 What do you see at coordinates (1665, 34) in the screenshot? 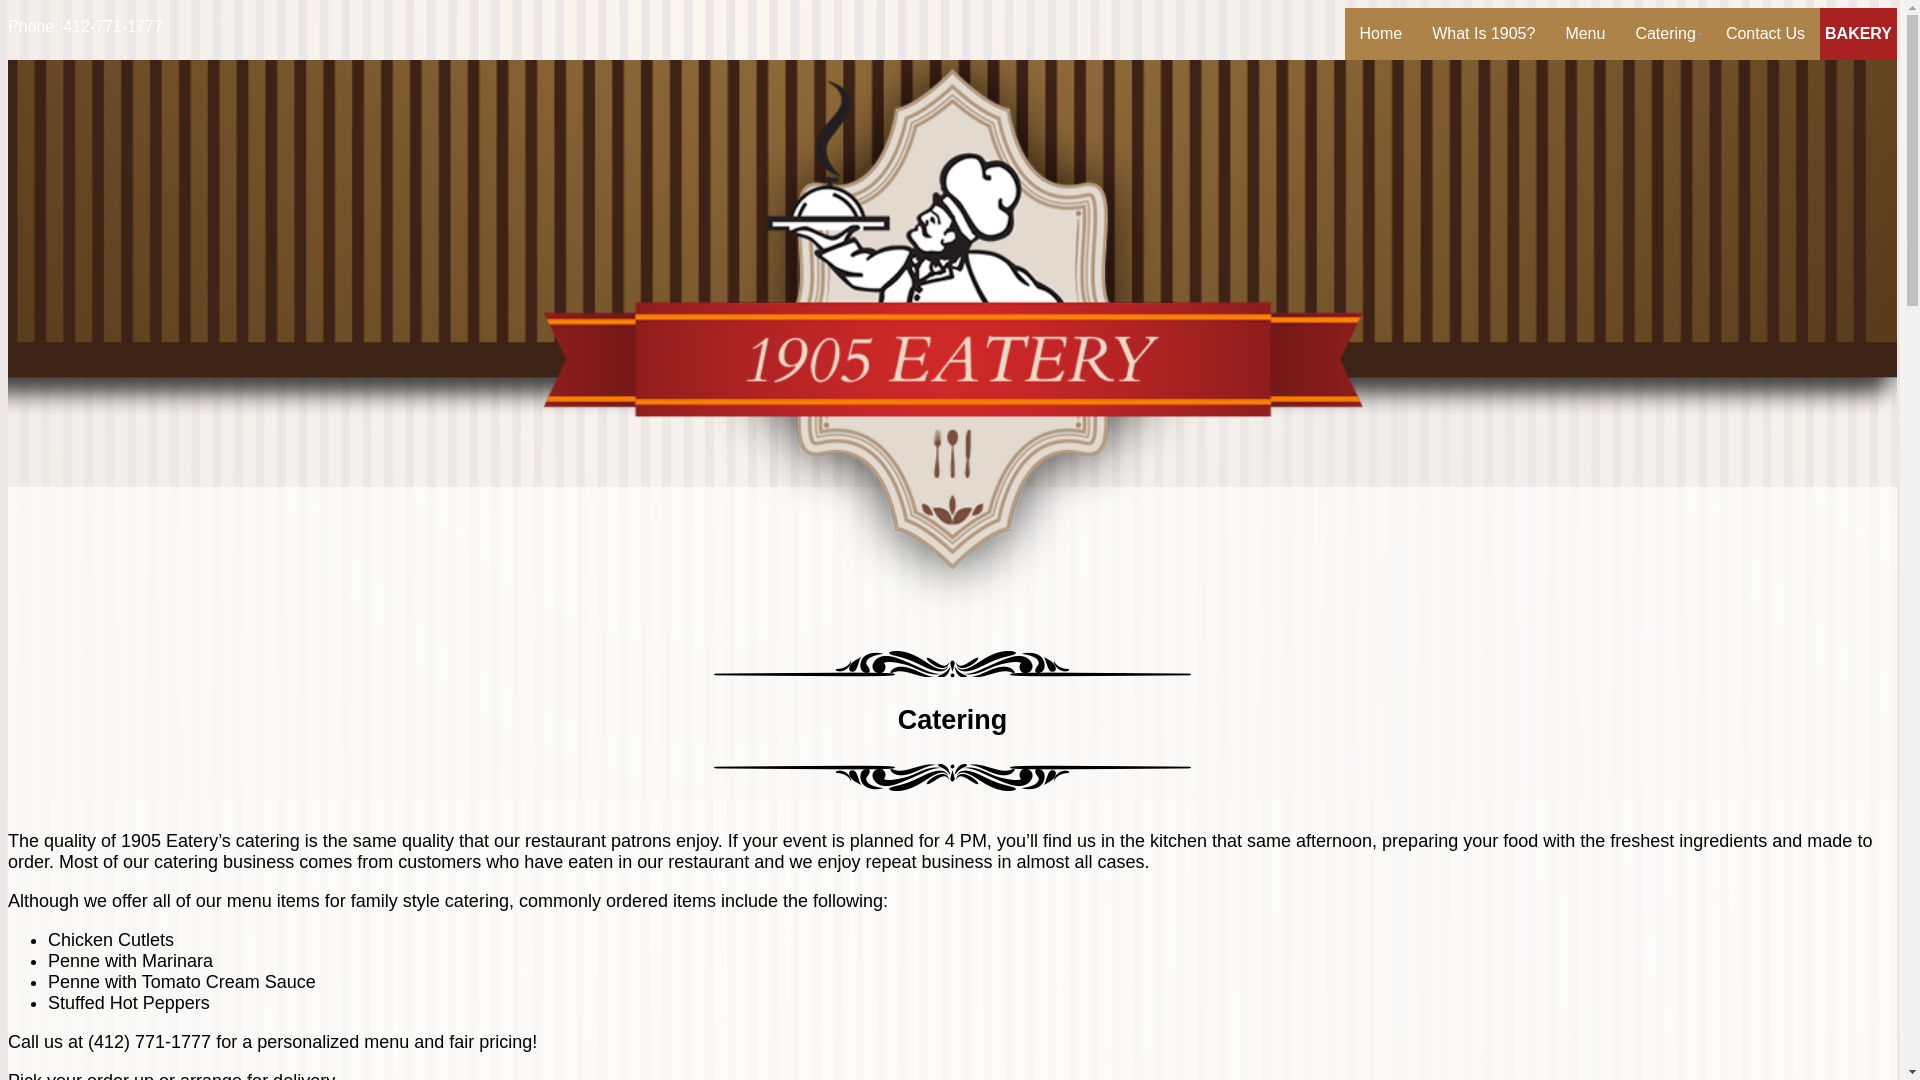
I see `'Catering'` at bounding box center [1665, 34].